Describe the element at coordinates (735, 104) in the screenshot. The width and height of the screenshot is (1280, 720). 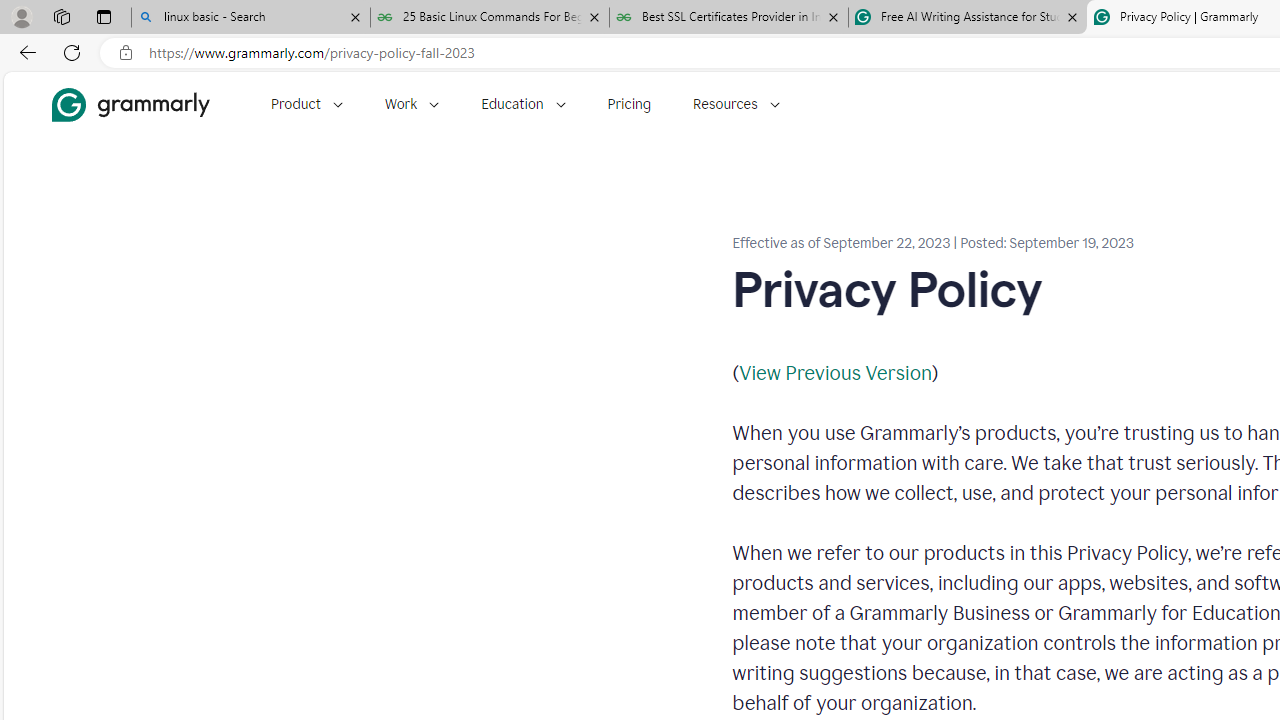
I see `'Resources'` at that location.